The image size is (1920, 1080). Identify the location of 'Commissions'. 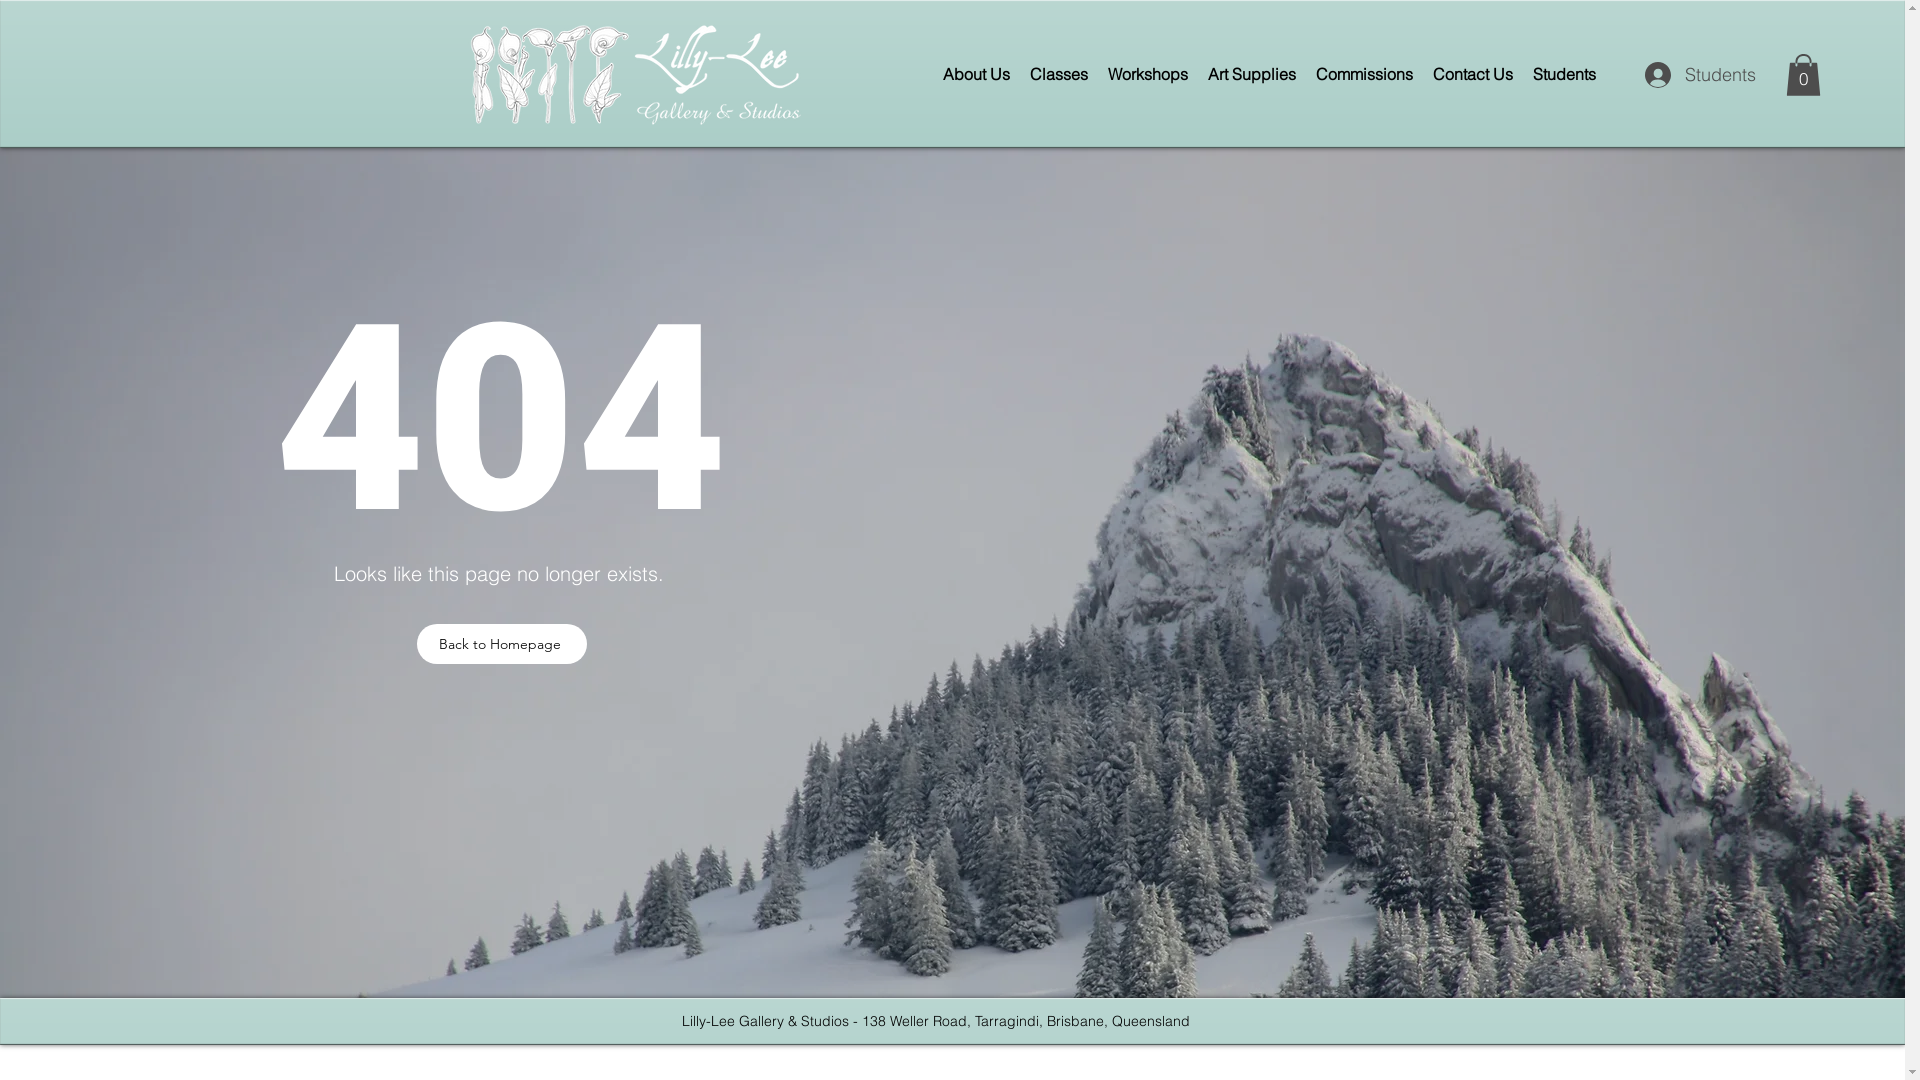
(1363, 73).